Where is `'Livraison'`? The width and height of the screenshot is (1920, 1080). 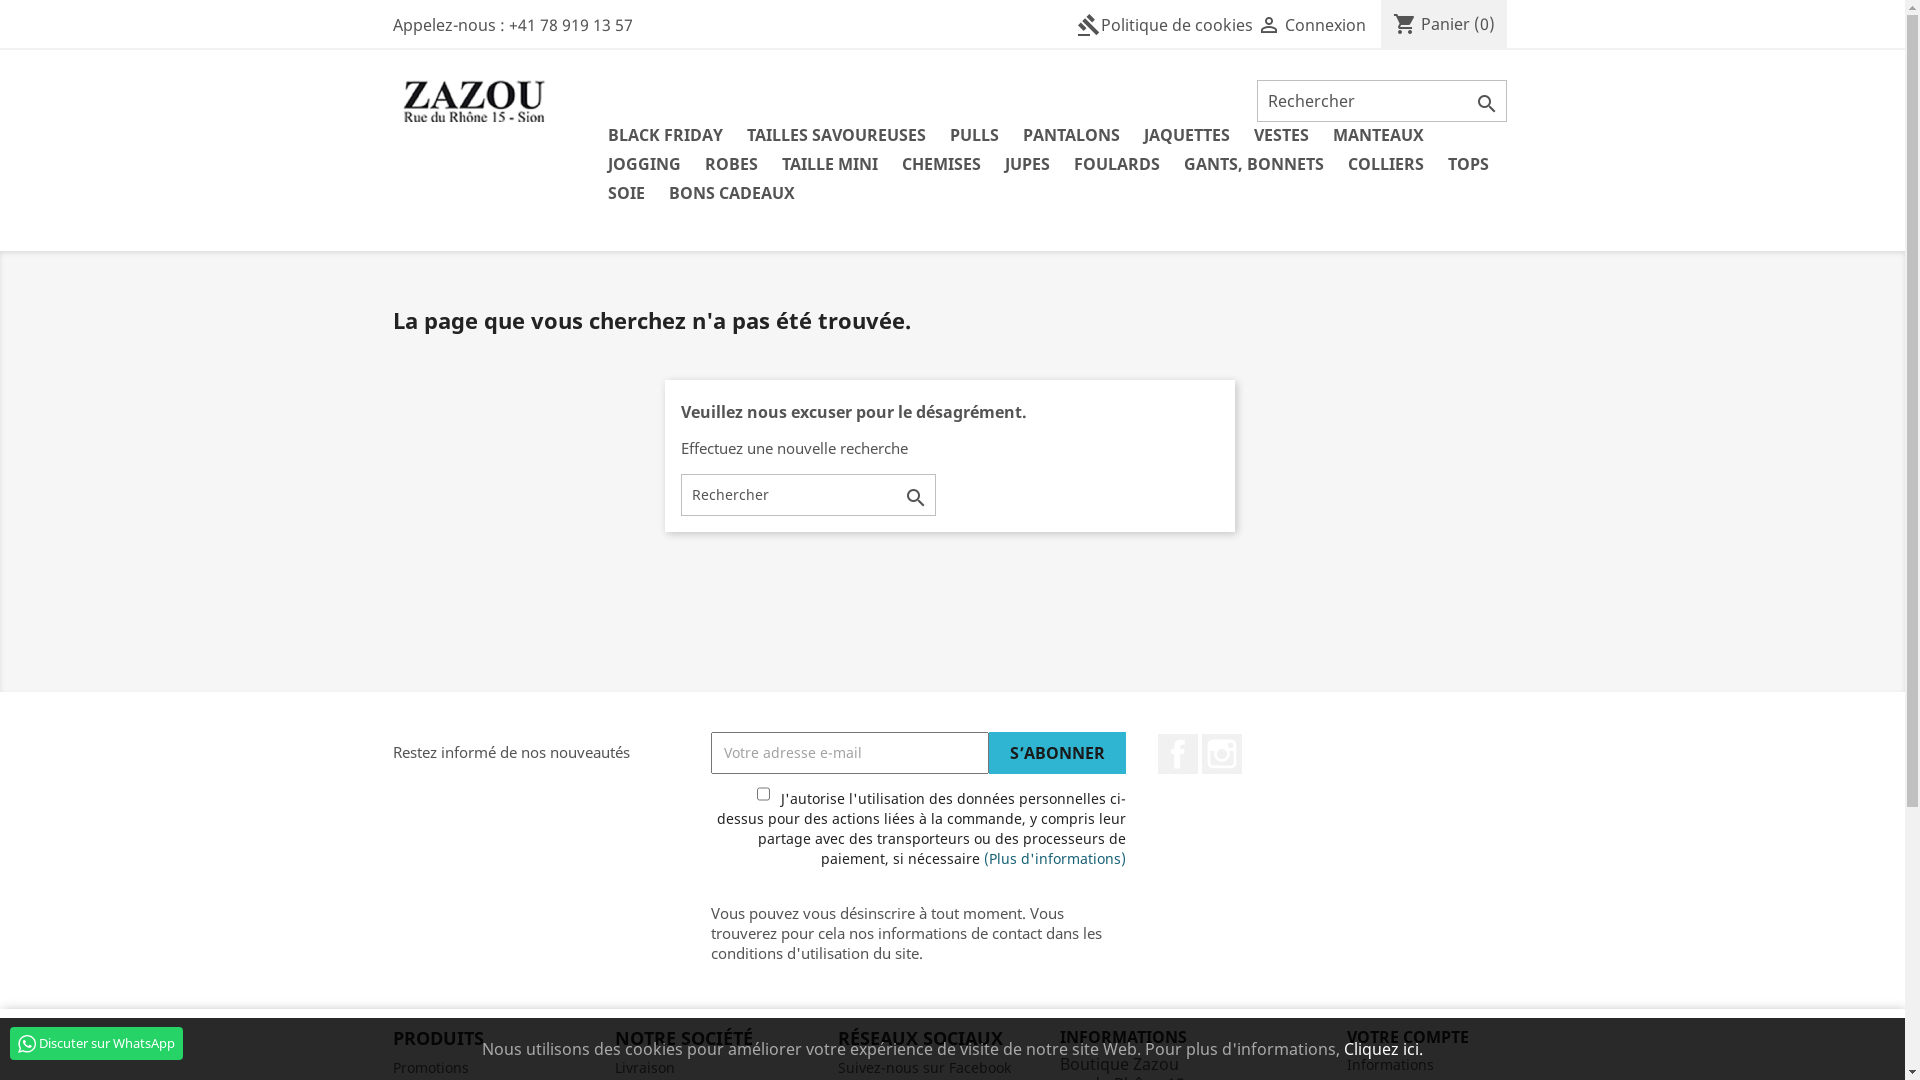 'Livraison' is located at coordinates (644, 1066).